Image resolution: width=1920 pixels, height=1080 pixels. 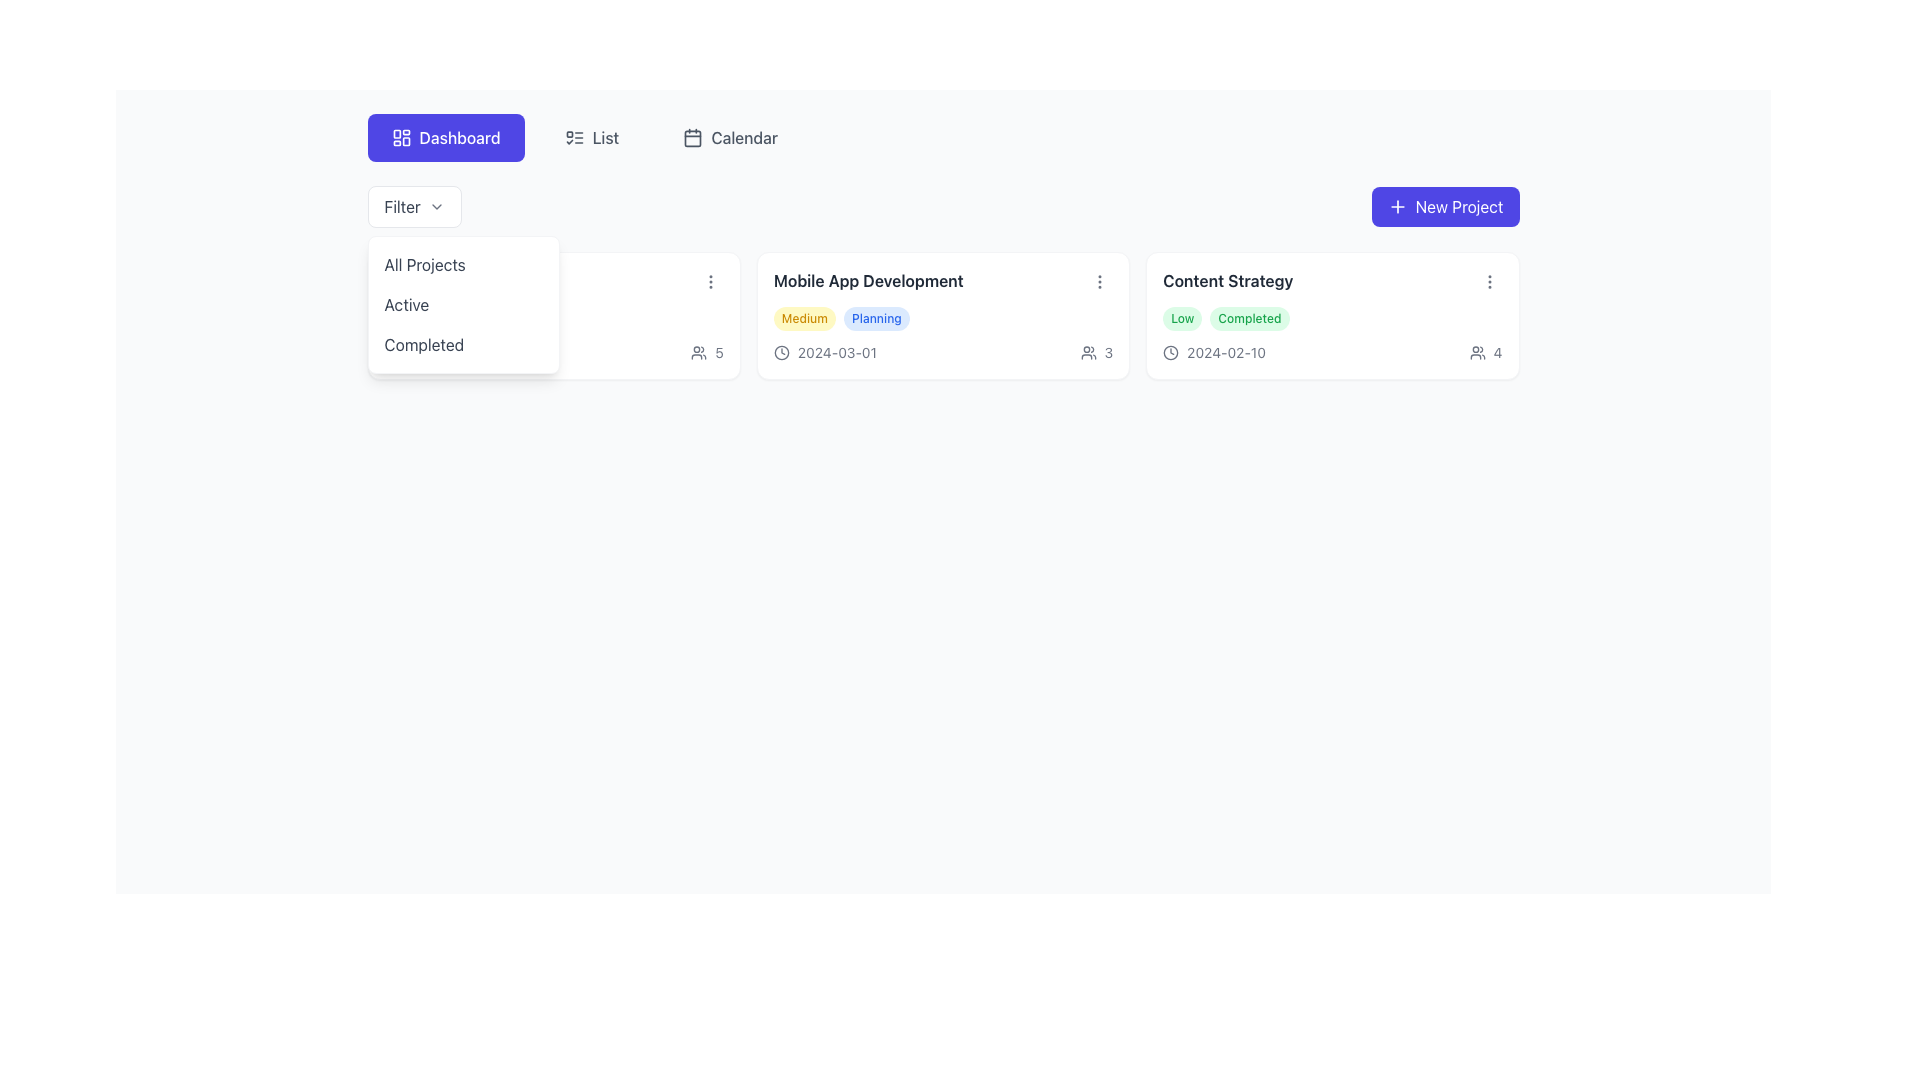 What do you see at coordinates (707, 352) in the screenshot?
I see `the Static Information Label that displays the number '5' next to a group icon, positioned on the far right of the dashboard's right section` at bounding box center [707, 352].